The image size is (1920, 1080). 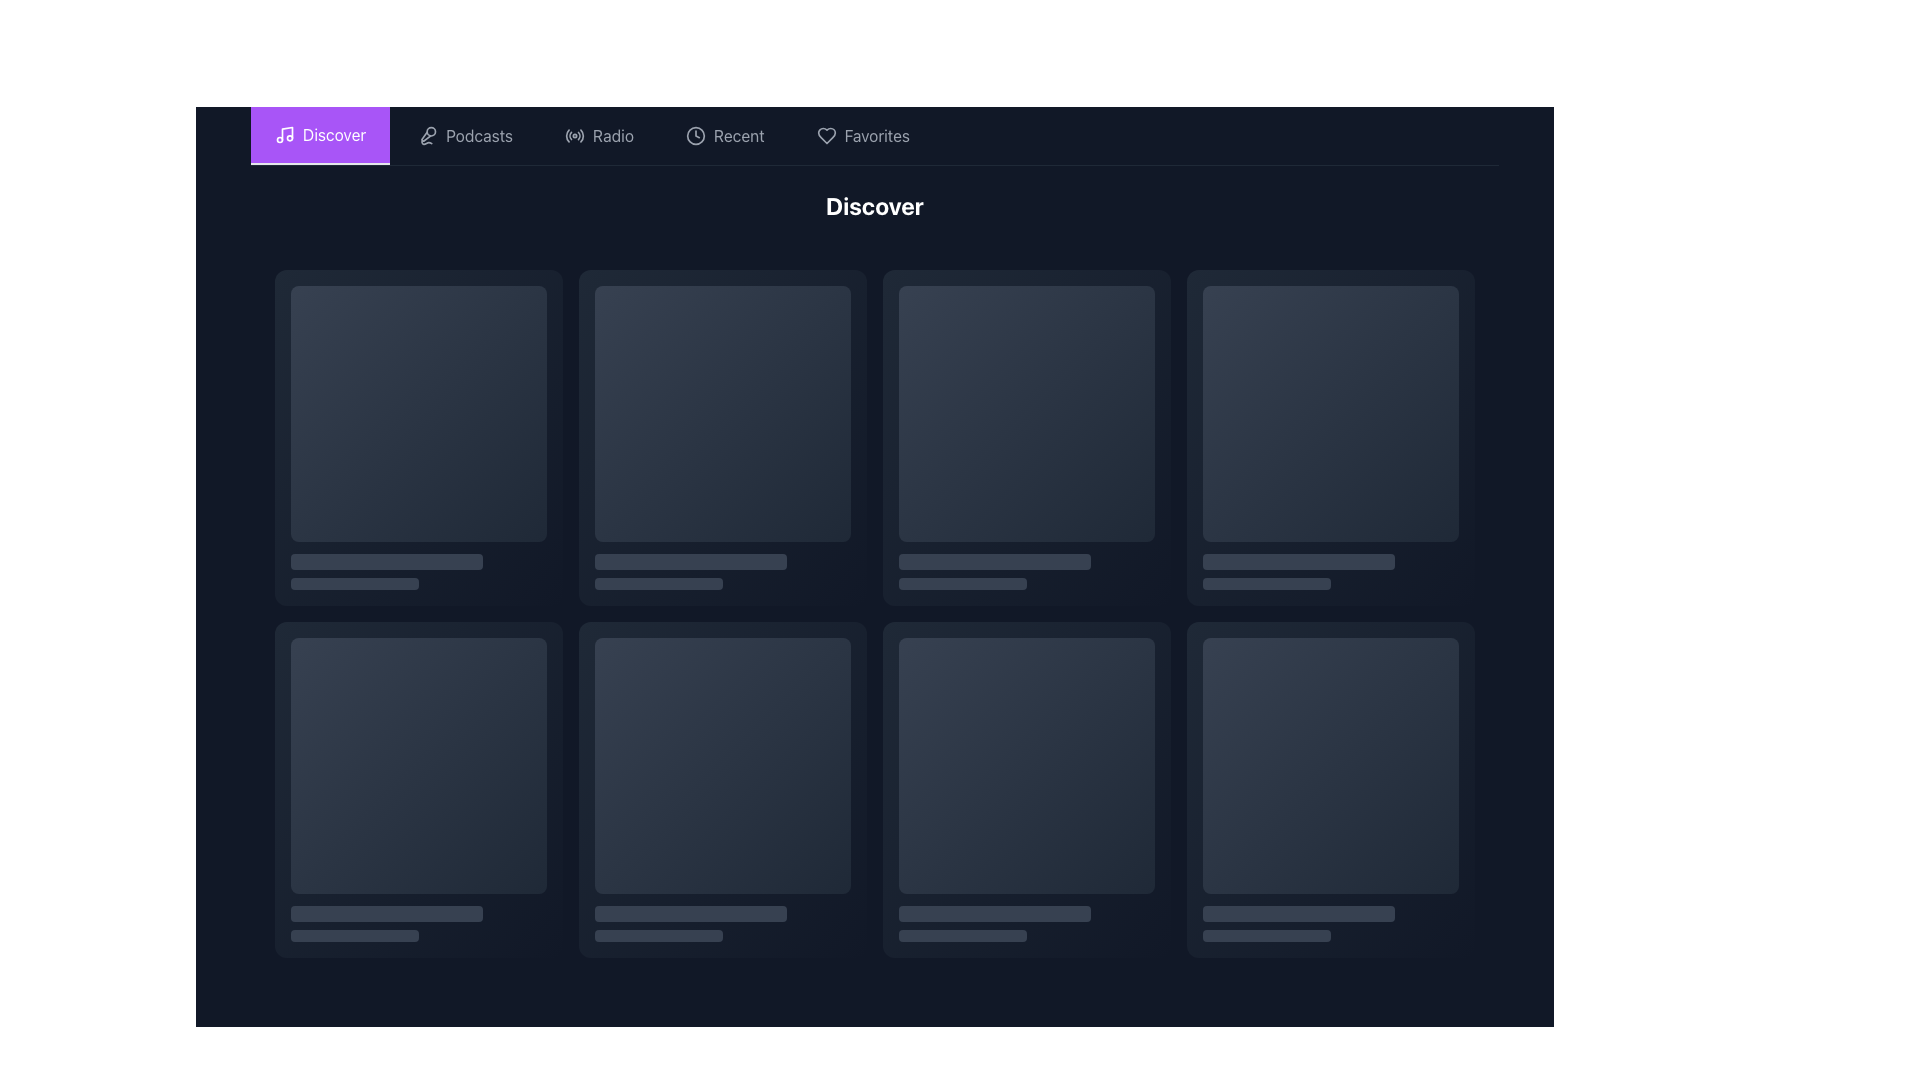 I want to click on the 'Favorites' button, which has a gray text label and a heart-shaped icon, located in the top navigation bar, so click(x=863, y=135).